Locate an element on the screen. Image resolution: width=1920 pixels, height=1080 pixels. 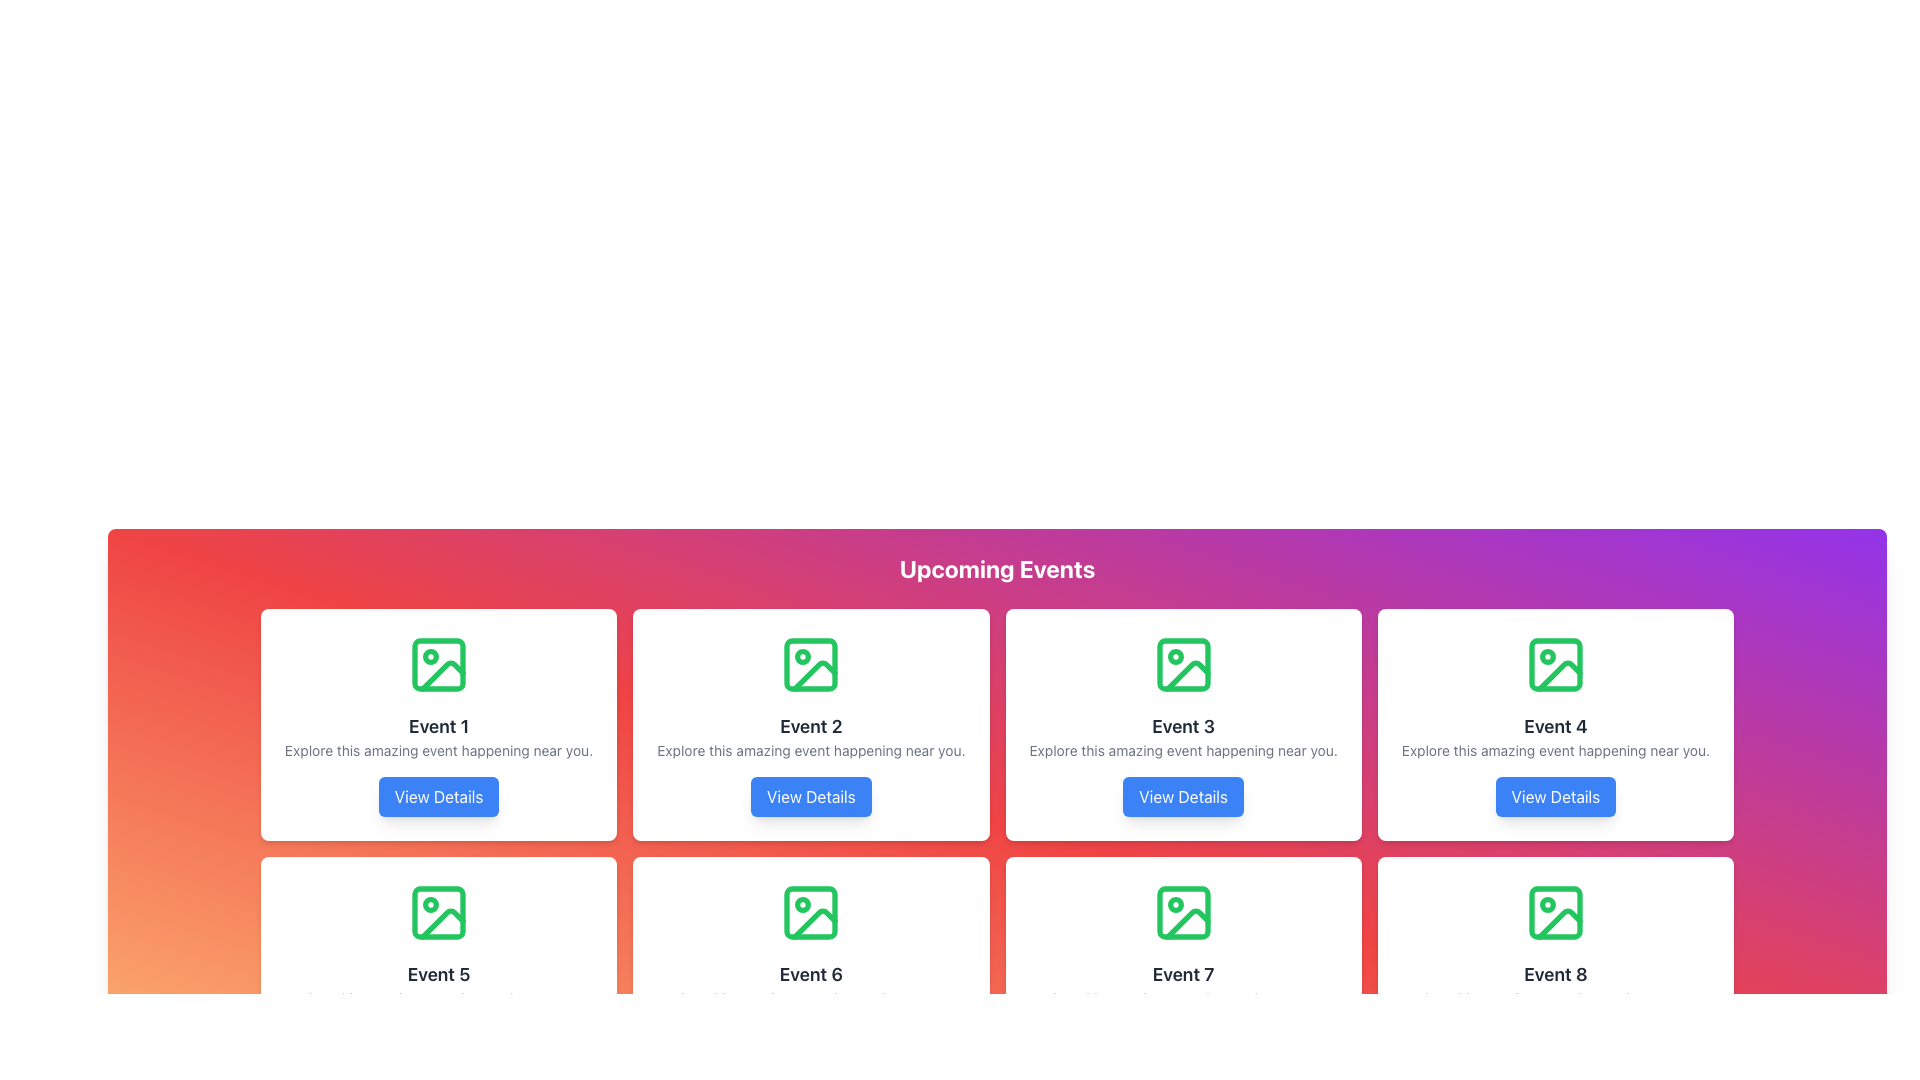
the image placeholder icon located in the third card of the first row, labeled 'Event 3' is located at coordinates (1183, 664).